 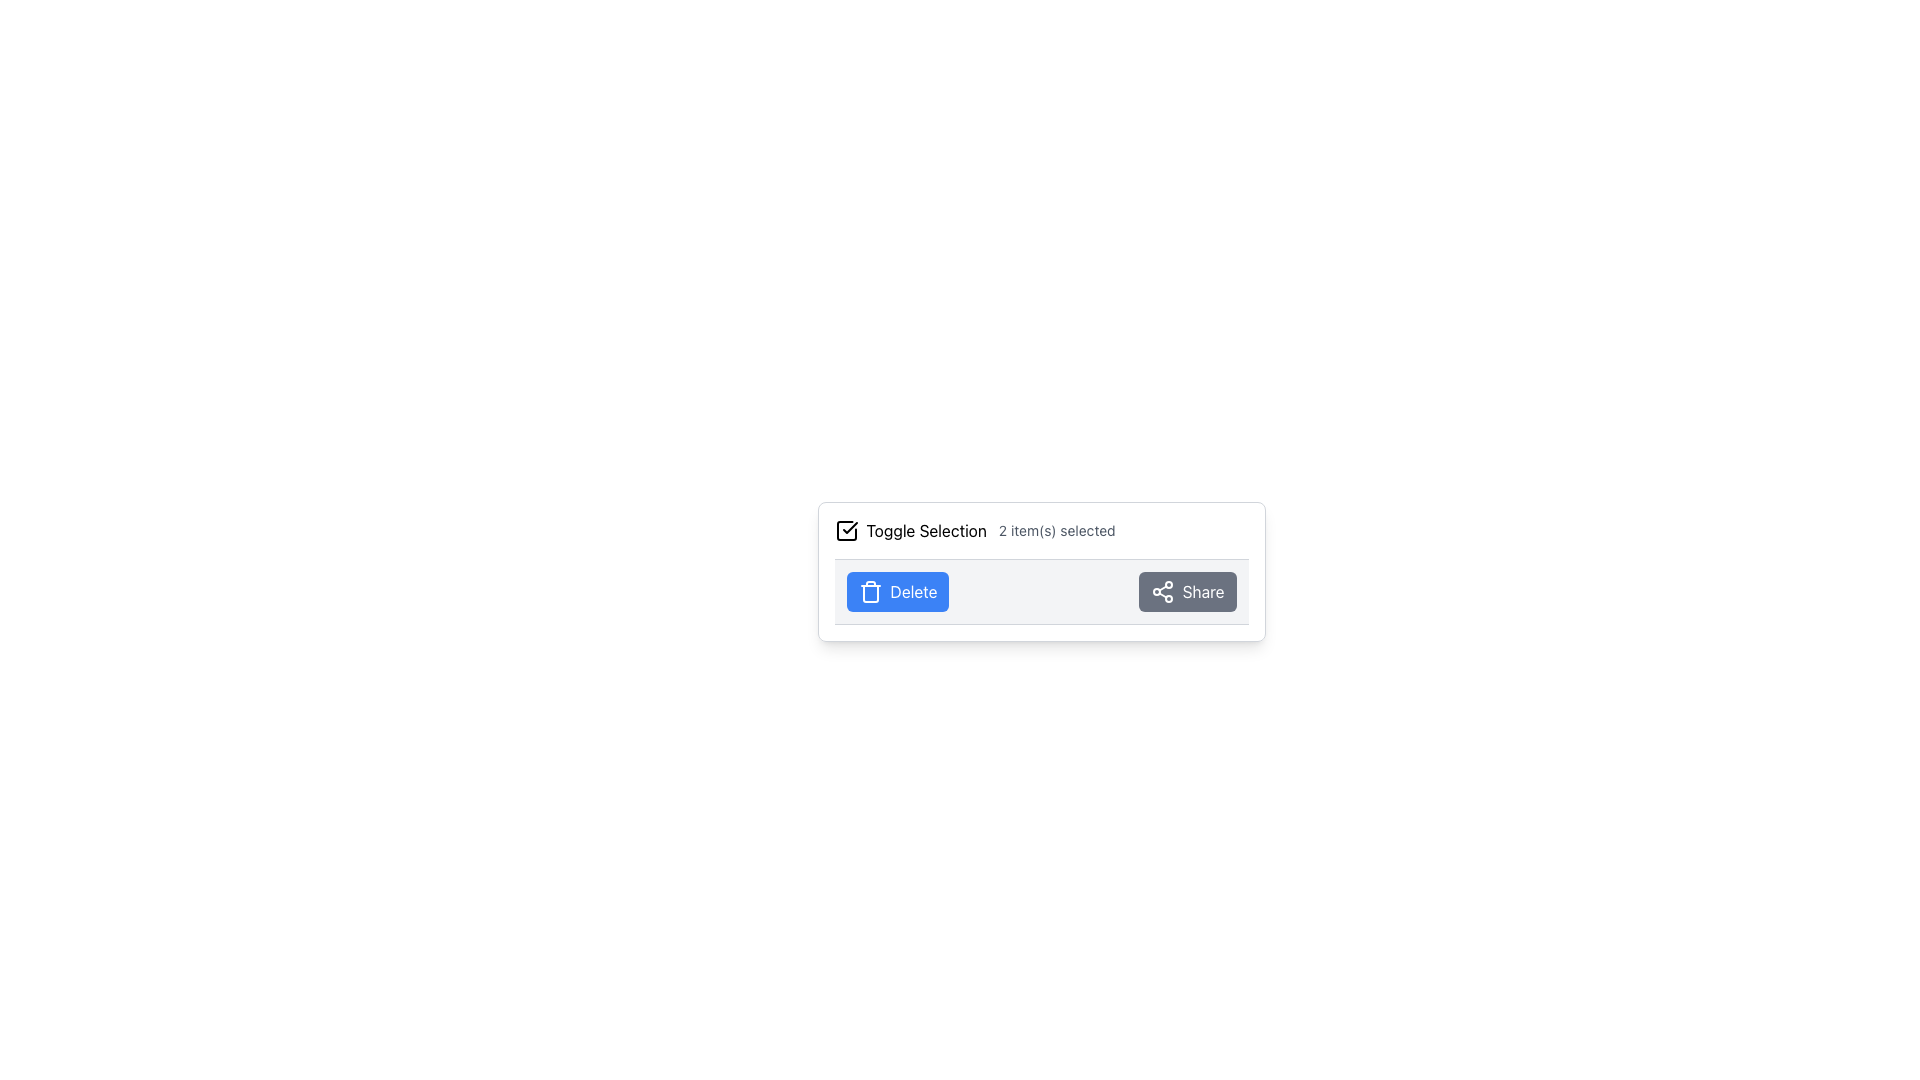 What do you see at coordinates (1162, 590) in the screenshot?
I see `the 'Share' button which is represented by an icon located on the right end of the button, positioned next to a blue 'Delete' button` at bounding box center [1162, 590].